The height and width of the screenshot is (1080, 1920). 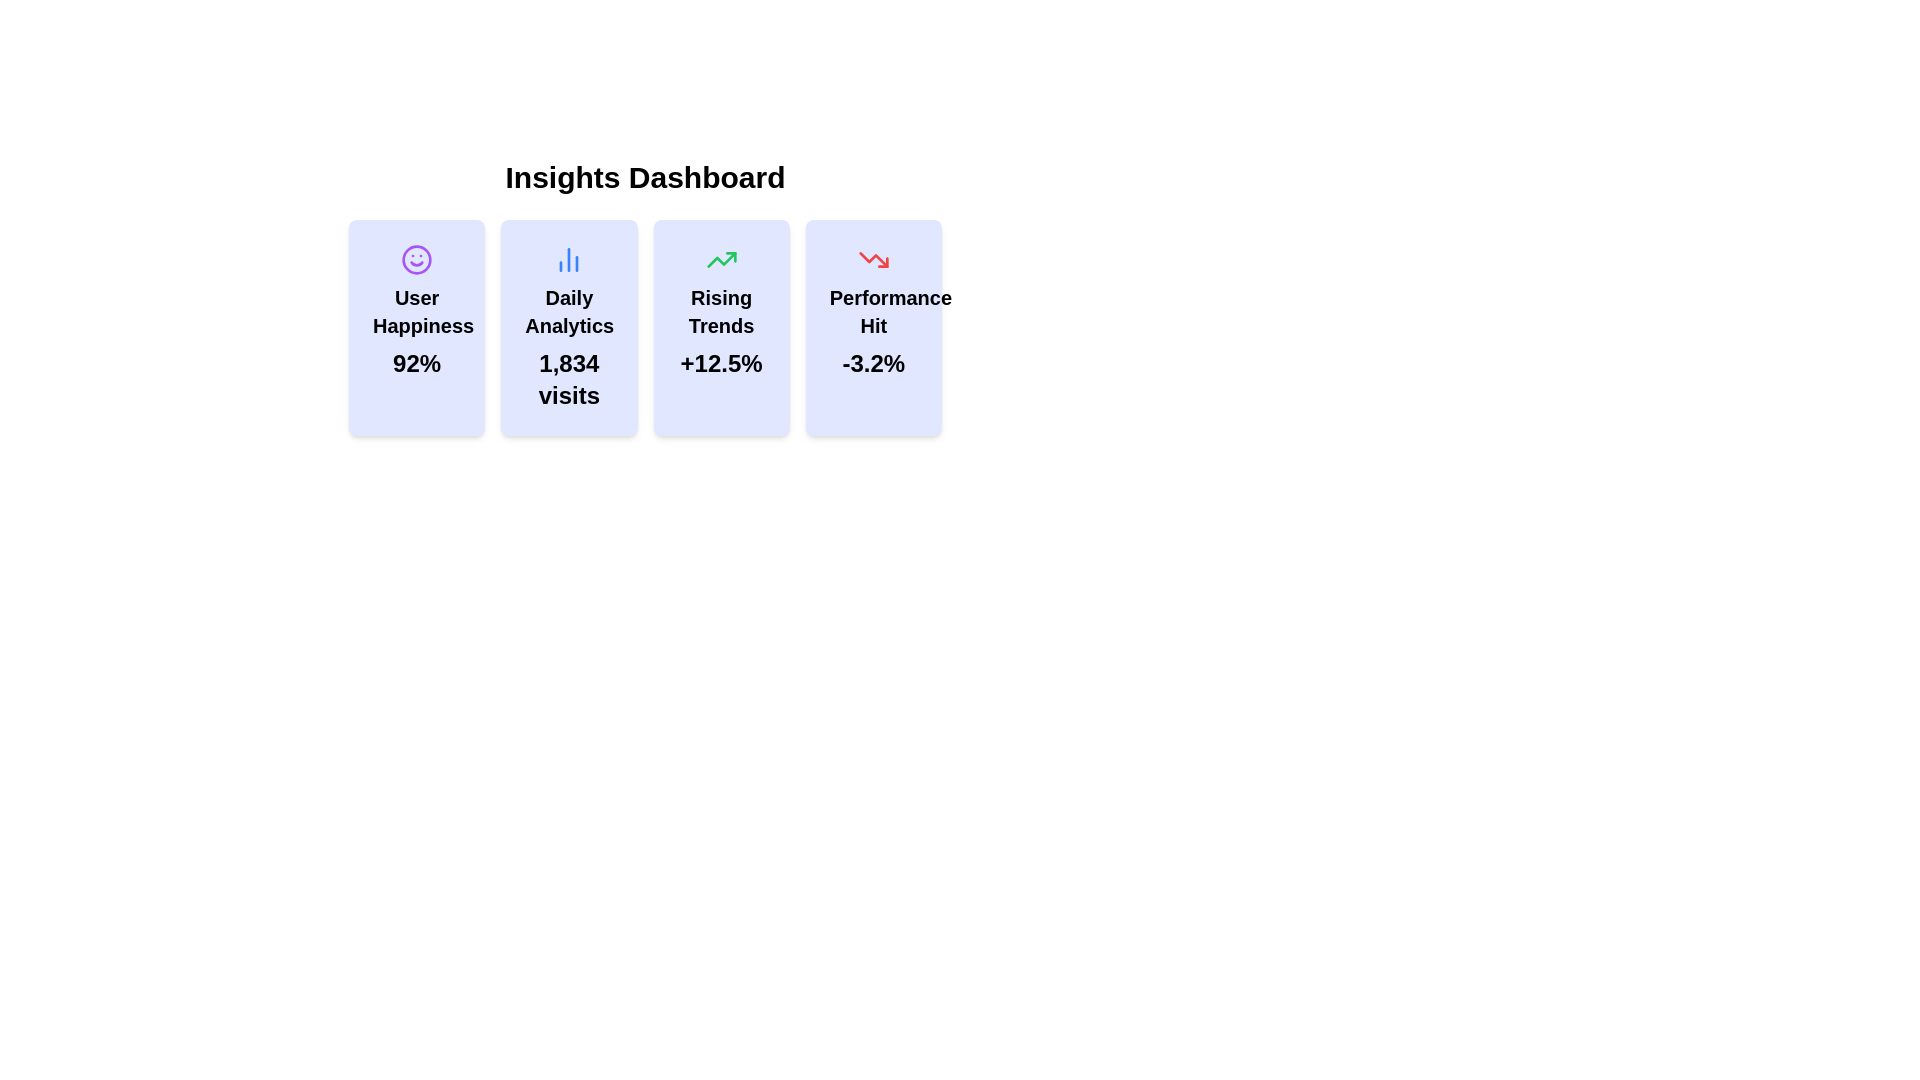 What do you see at coordinates (568, 380) in the screenshot?
I see `numerical value displayed in the text label within the 'Daily Analytics' card, which shows '1,834'` at bounding box center [568, 380].